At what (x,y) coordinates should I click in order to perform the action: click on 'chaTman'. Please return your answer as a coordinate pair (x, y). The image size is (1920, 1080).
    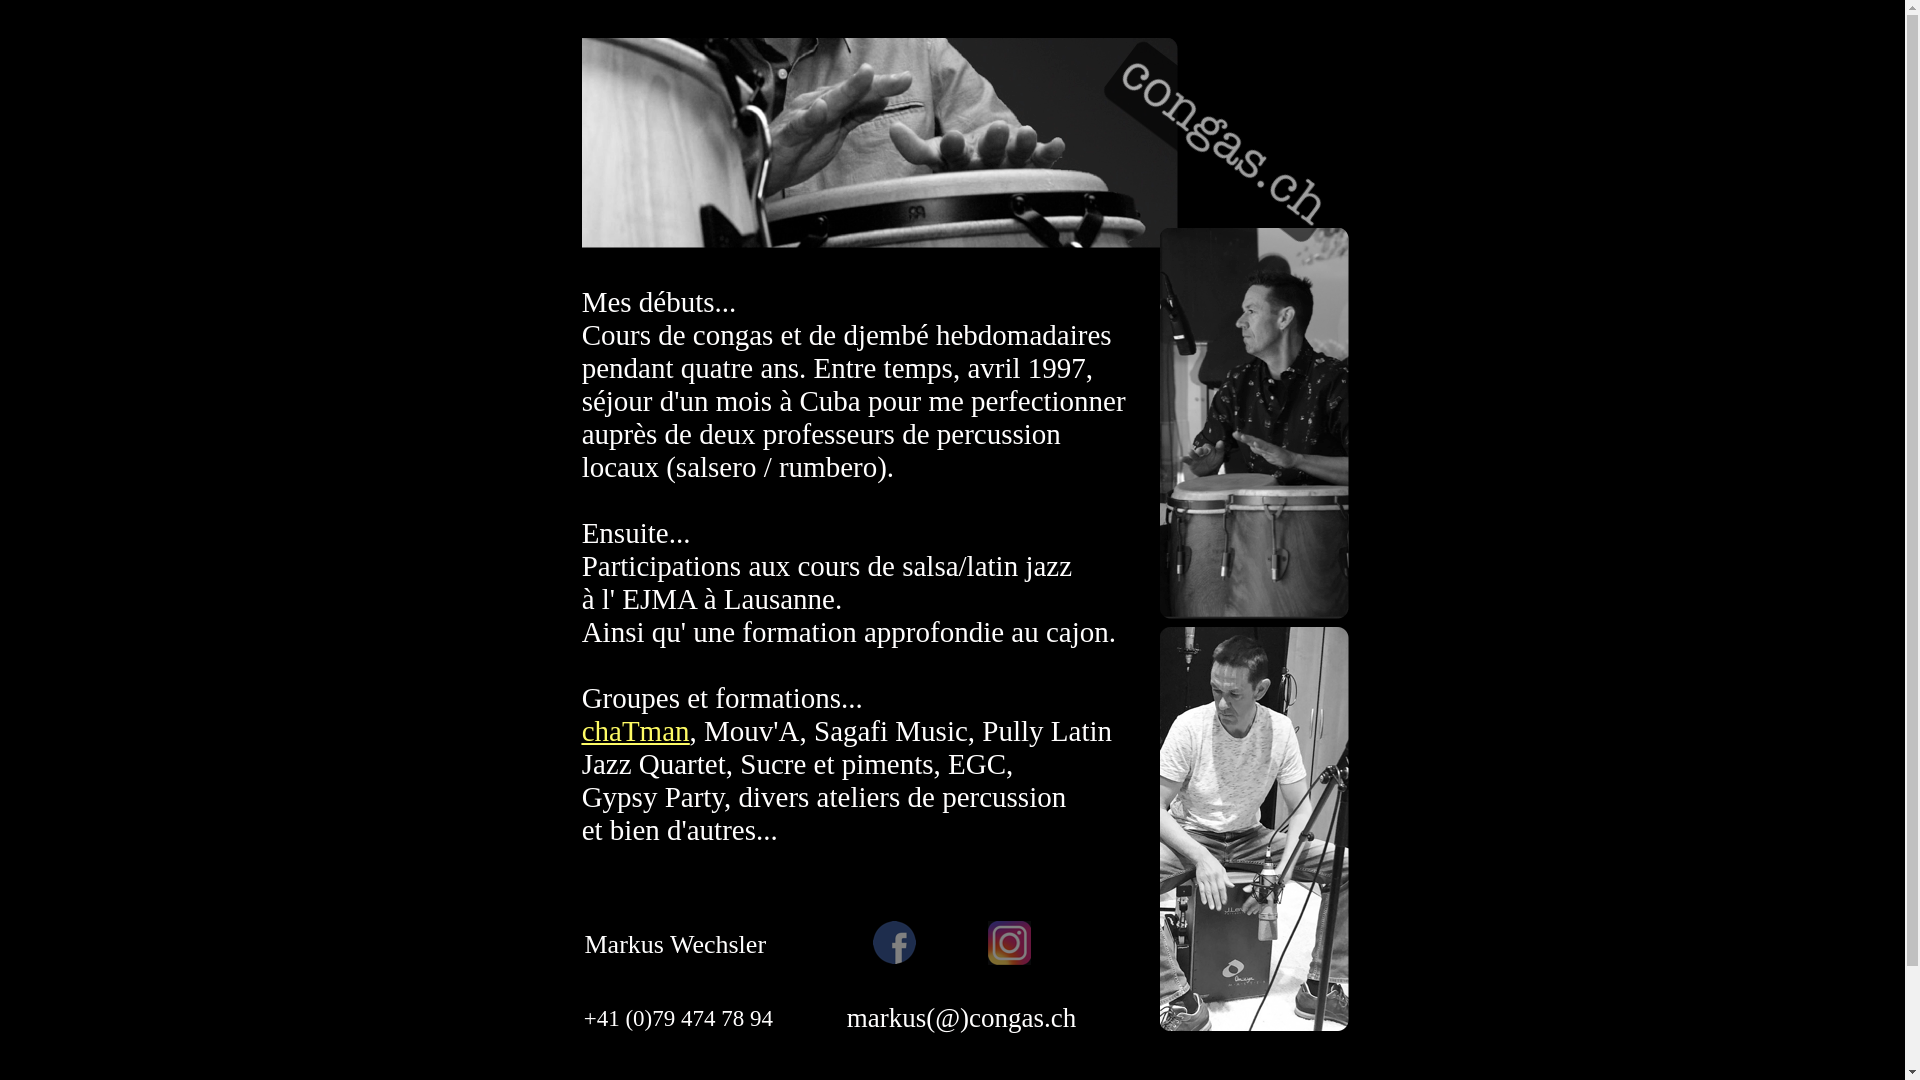
    Looking at the image, I should click on (634, 731).